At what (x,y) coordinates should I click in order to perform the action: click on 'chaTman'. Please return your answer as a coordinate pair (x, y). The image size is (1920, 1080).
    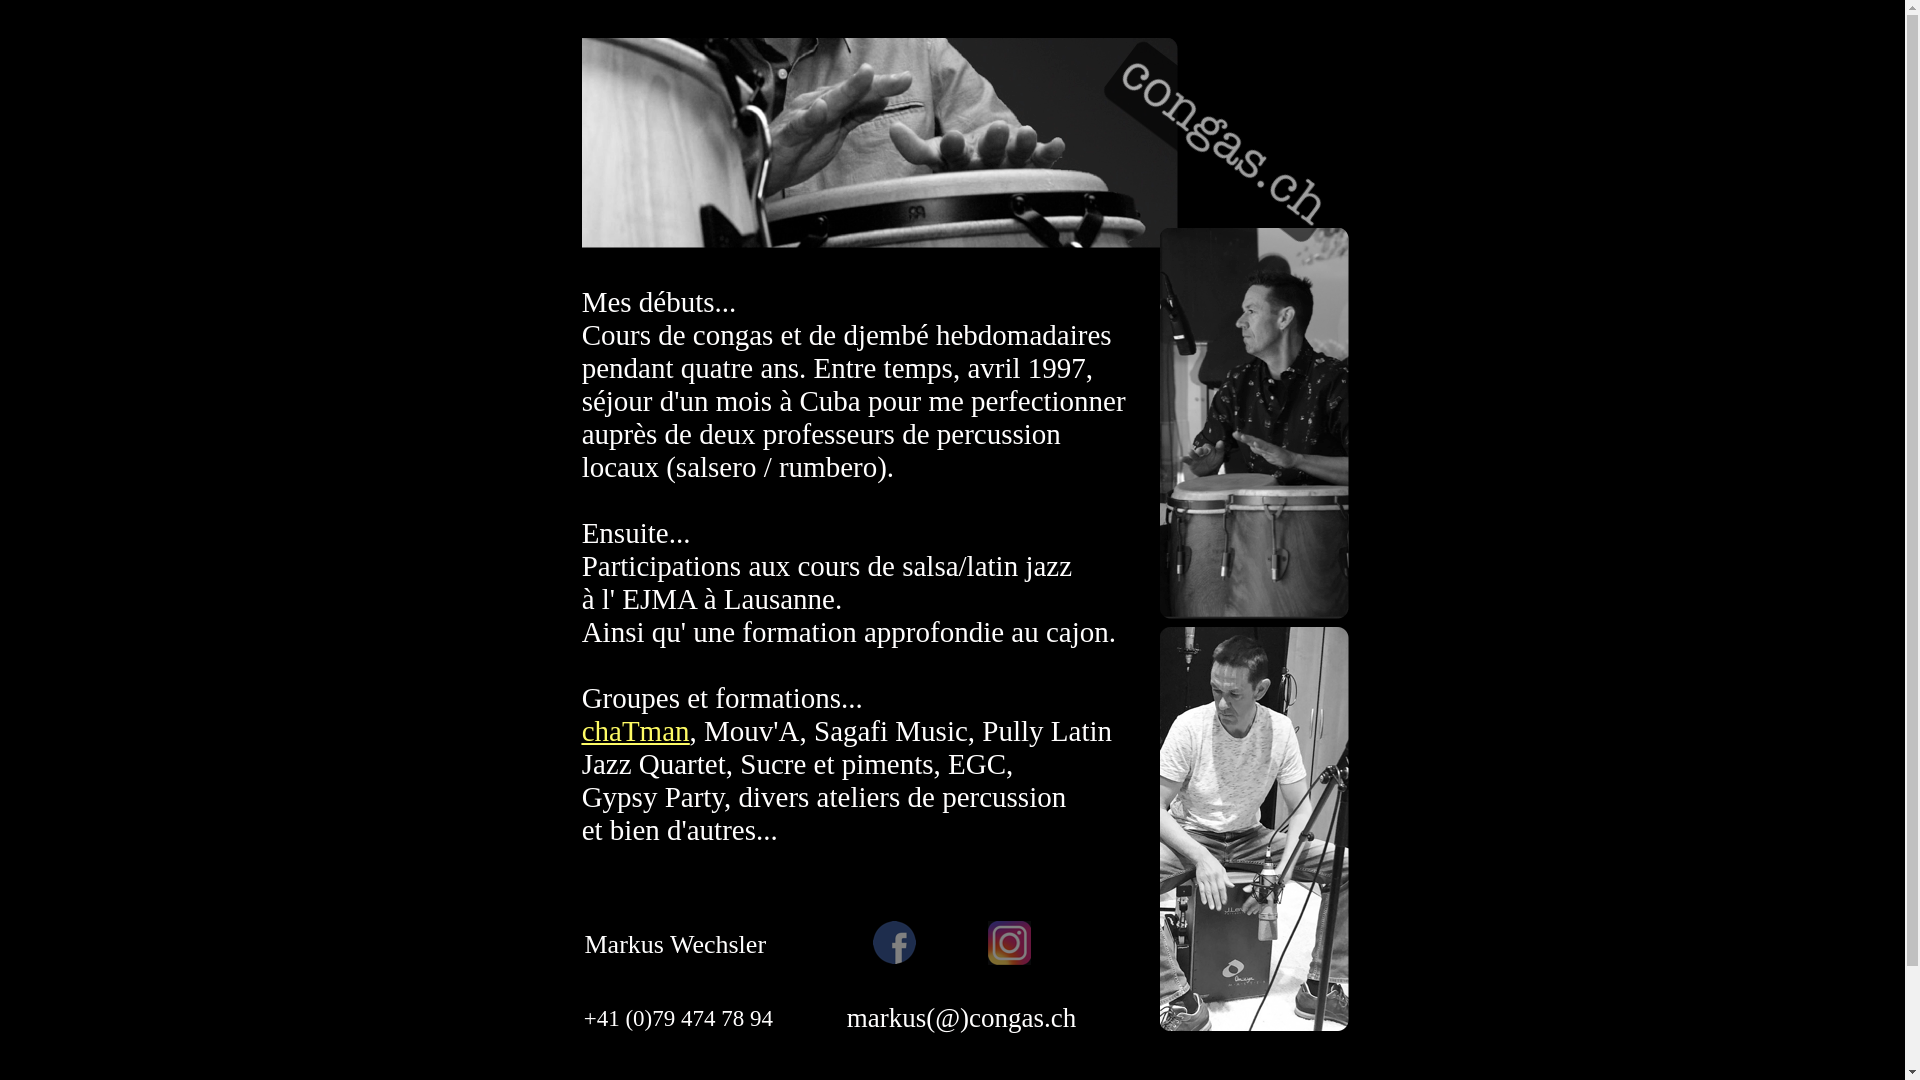
    Looking at the image, I should click on (634, 731).